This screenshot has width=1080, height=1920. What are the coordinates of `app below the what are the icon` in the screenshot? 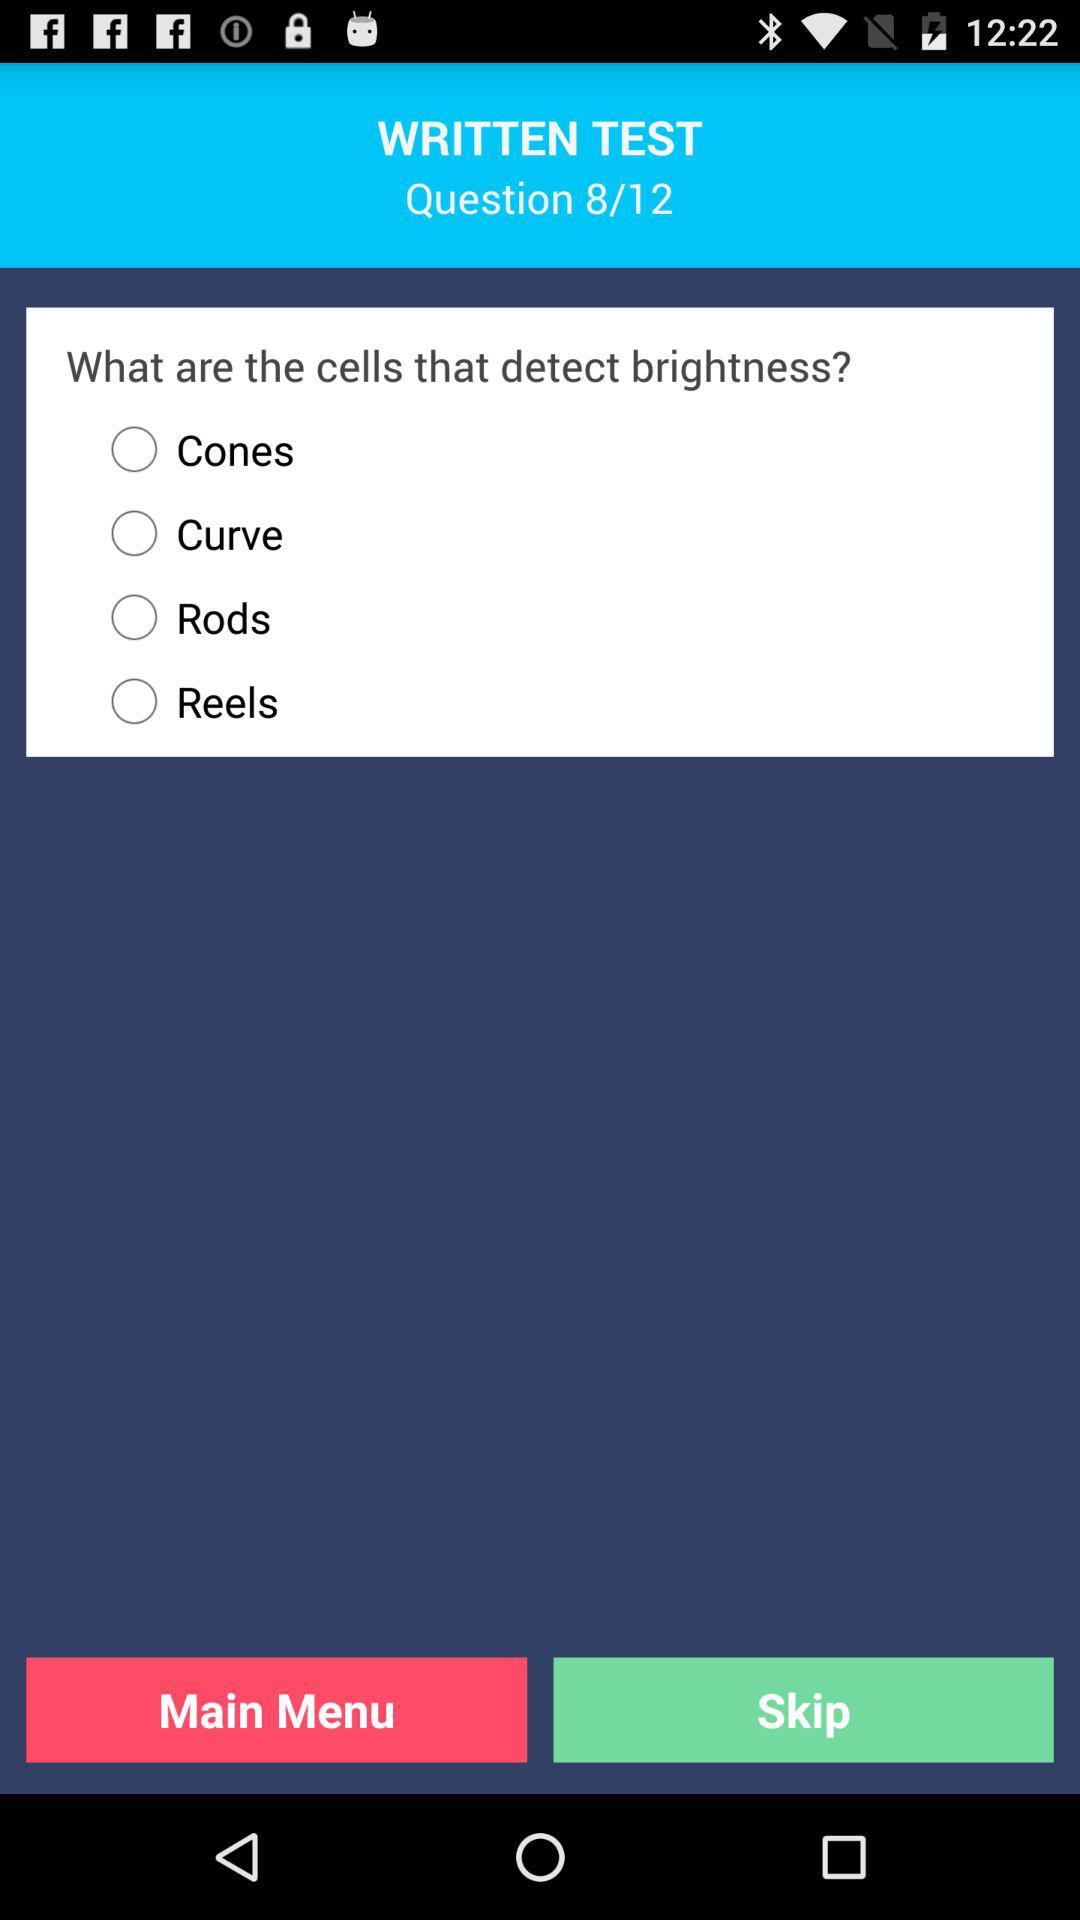 It's located at (193, 448).